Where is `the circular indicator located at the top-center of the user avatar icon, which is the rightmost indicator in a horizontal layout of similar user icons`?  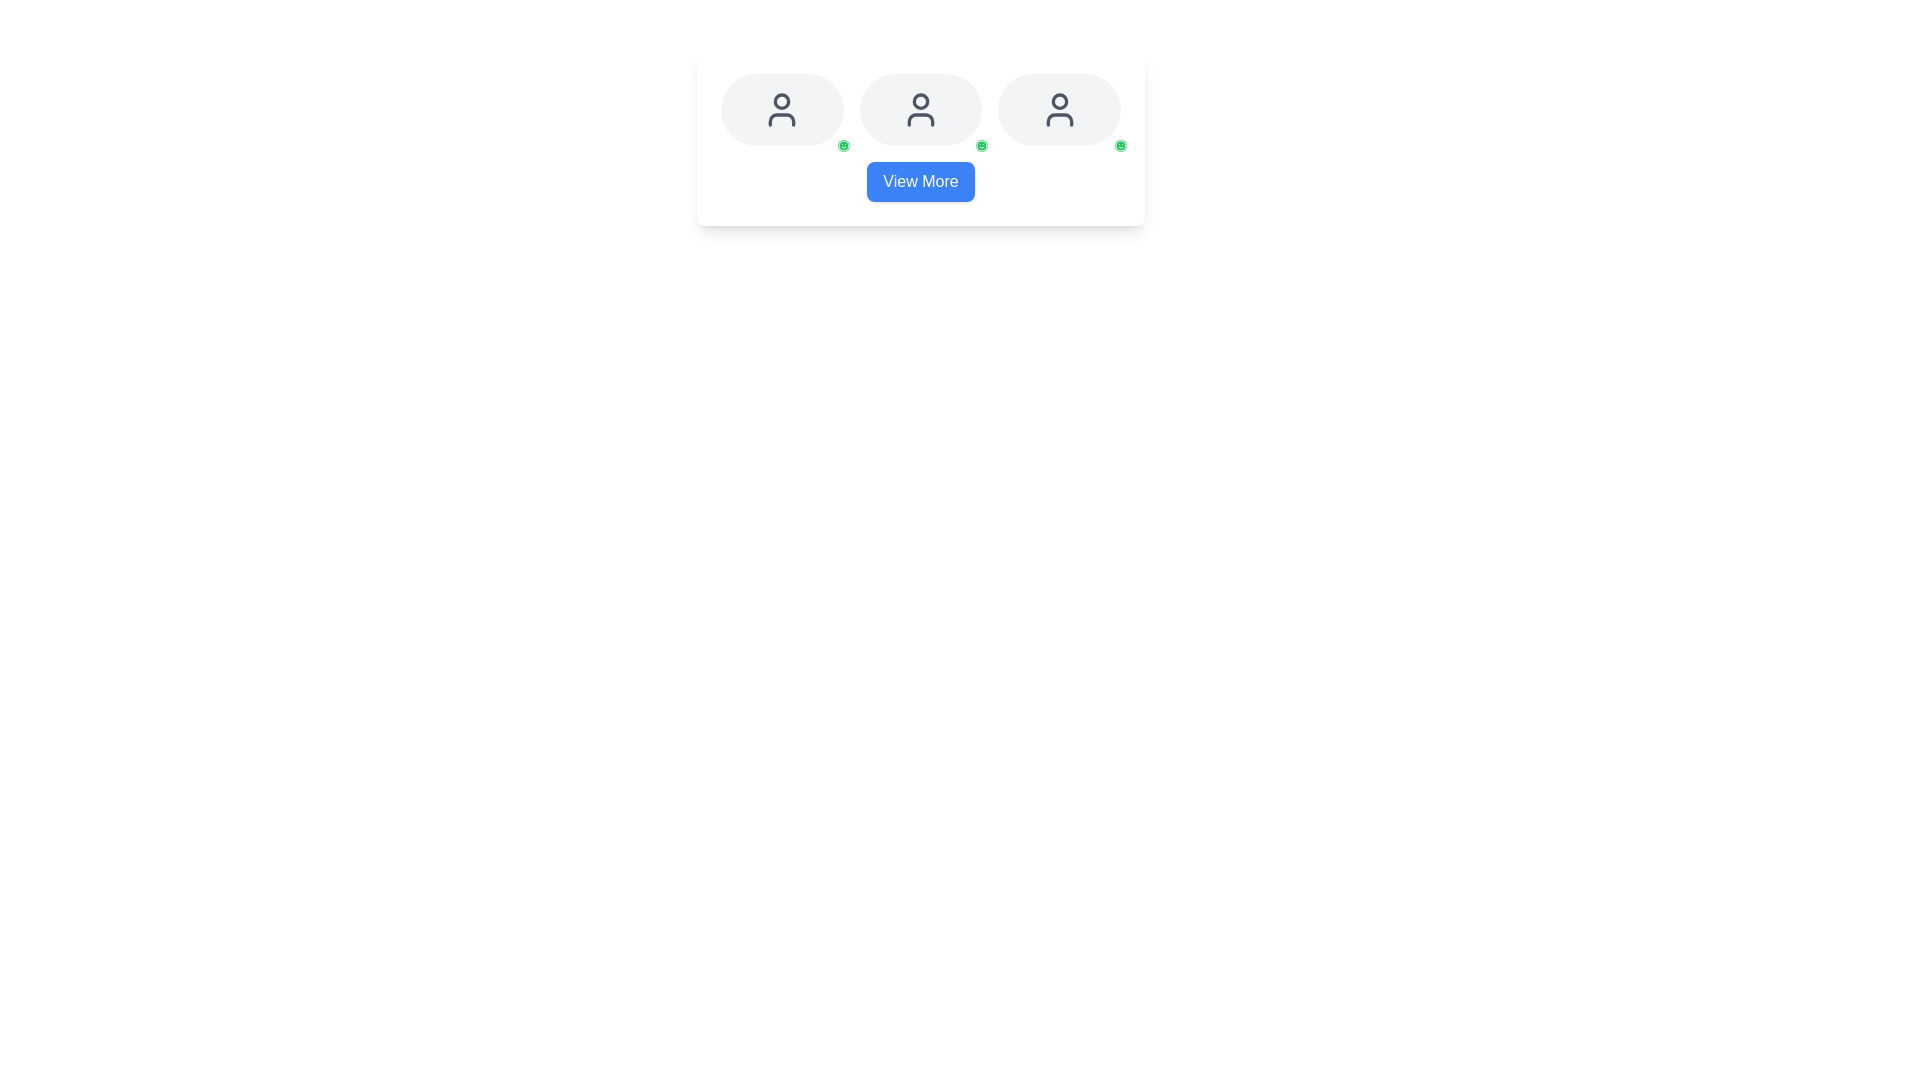
the circular indicator located at the top-center of the user avatar icon, which is the rightmost indicator in a horizontal layout of similar user icons is located at coordinates (1058, 101).